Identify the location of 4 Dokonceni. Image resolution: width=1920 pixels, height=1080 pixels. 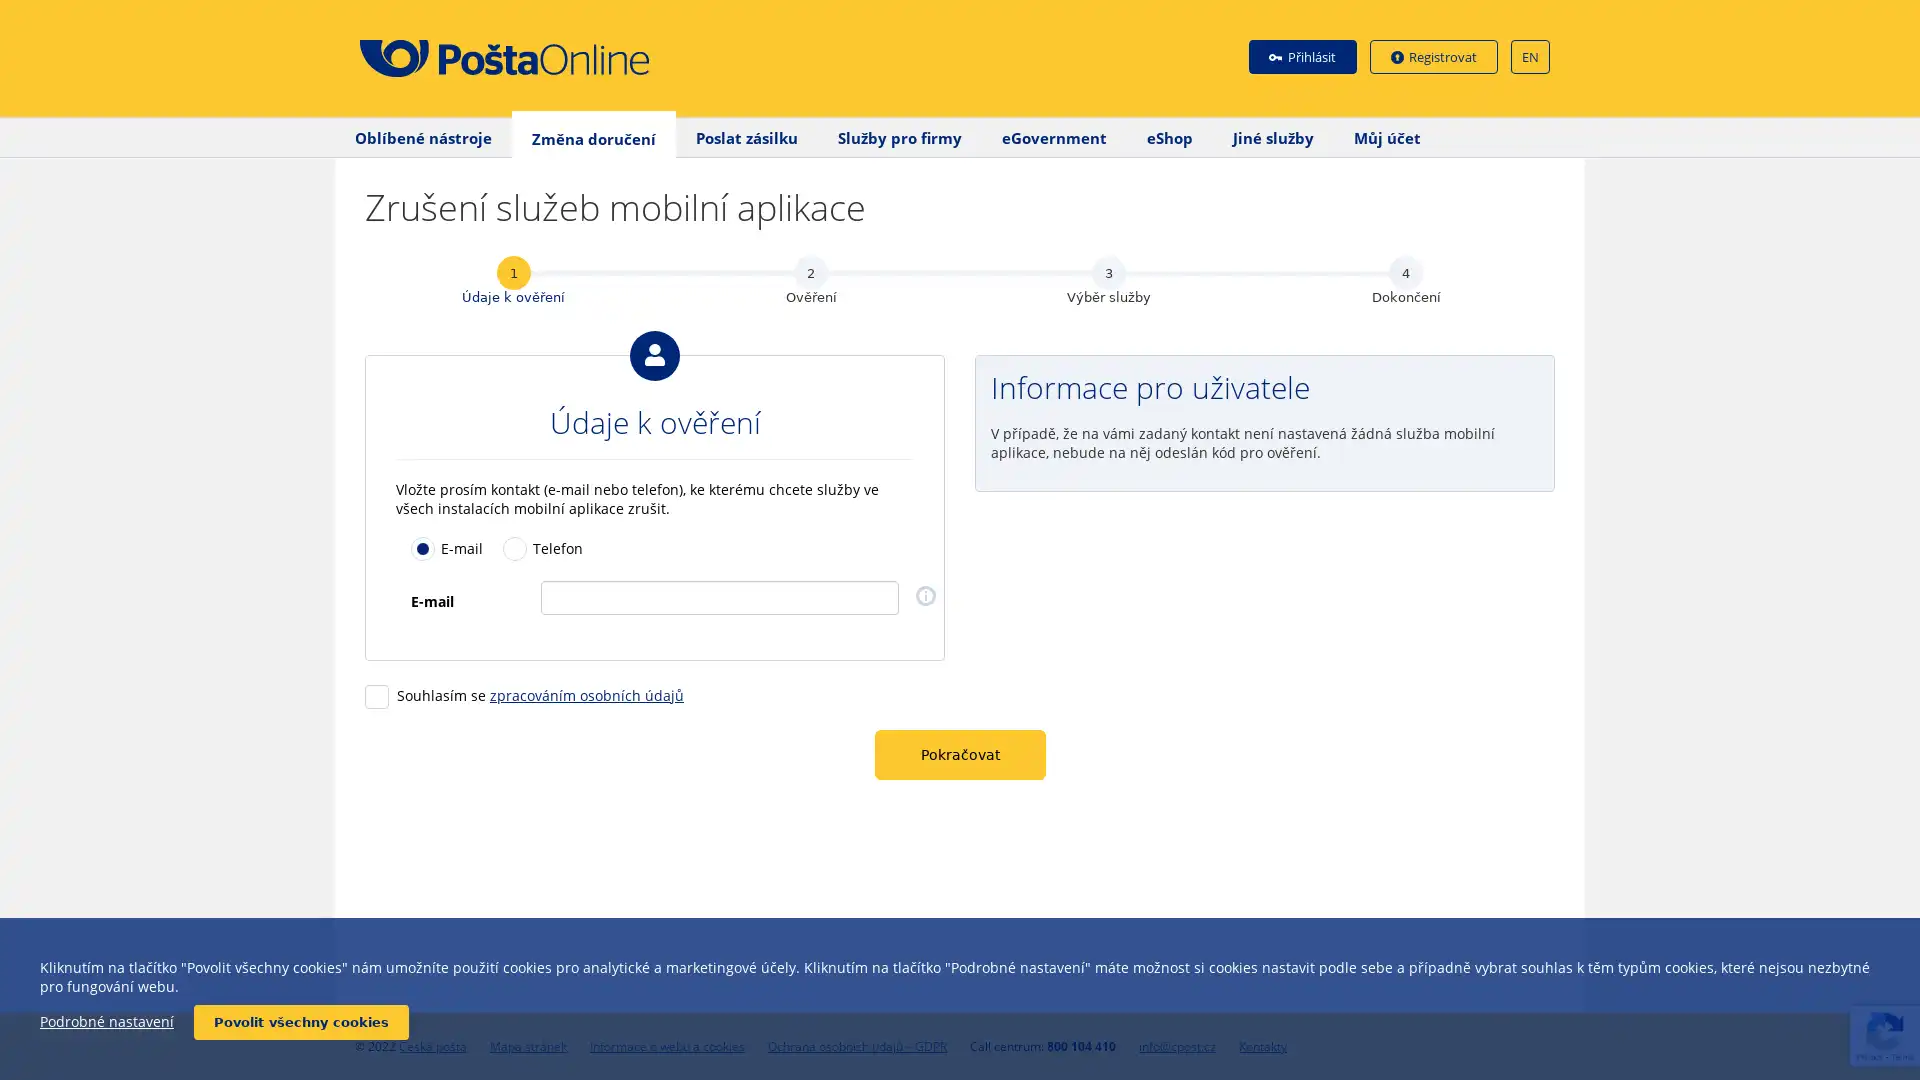
(1404, 279).